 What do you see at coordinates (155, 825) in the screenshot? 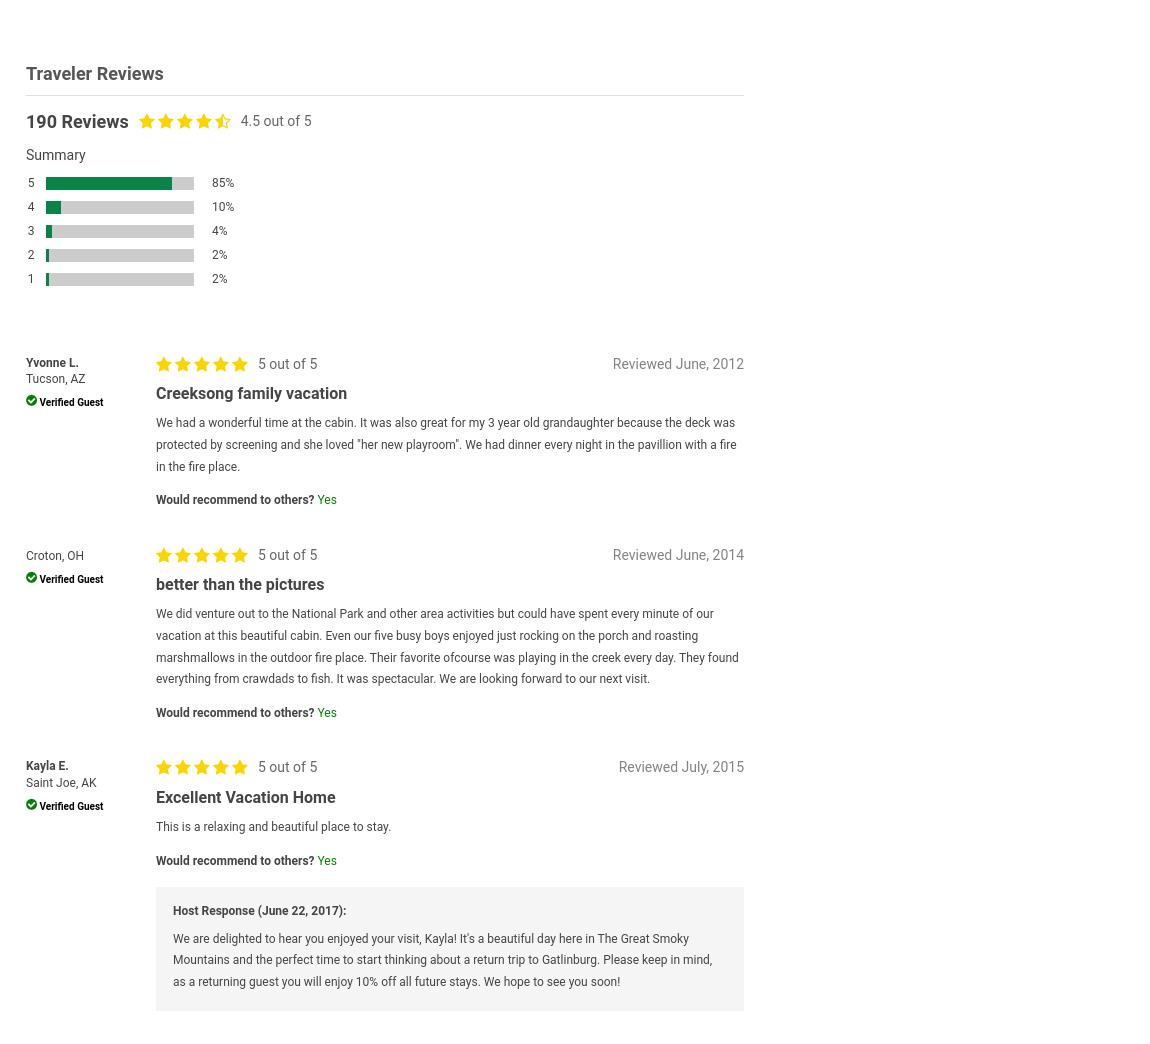
I see `'This is a relaxing and beautiful place to stay.'` at bounding box center [155, 825].